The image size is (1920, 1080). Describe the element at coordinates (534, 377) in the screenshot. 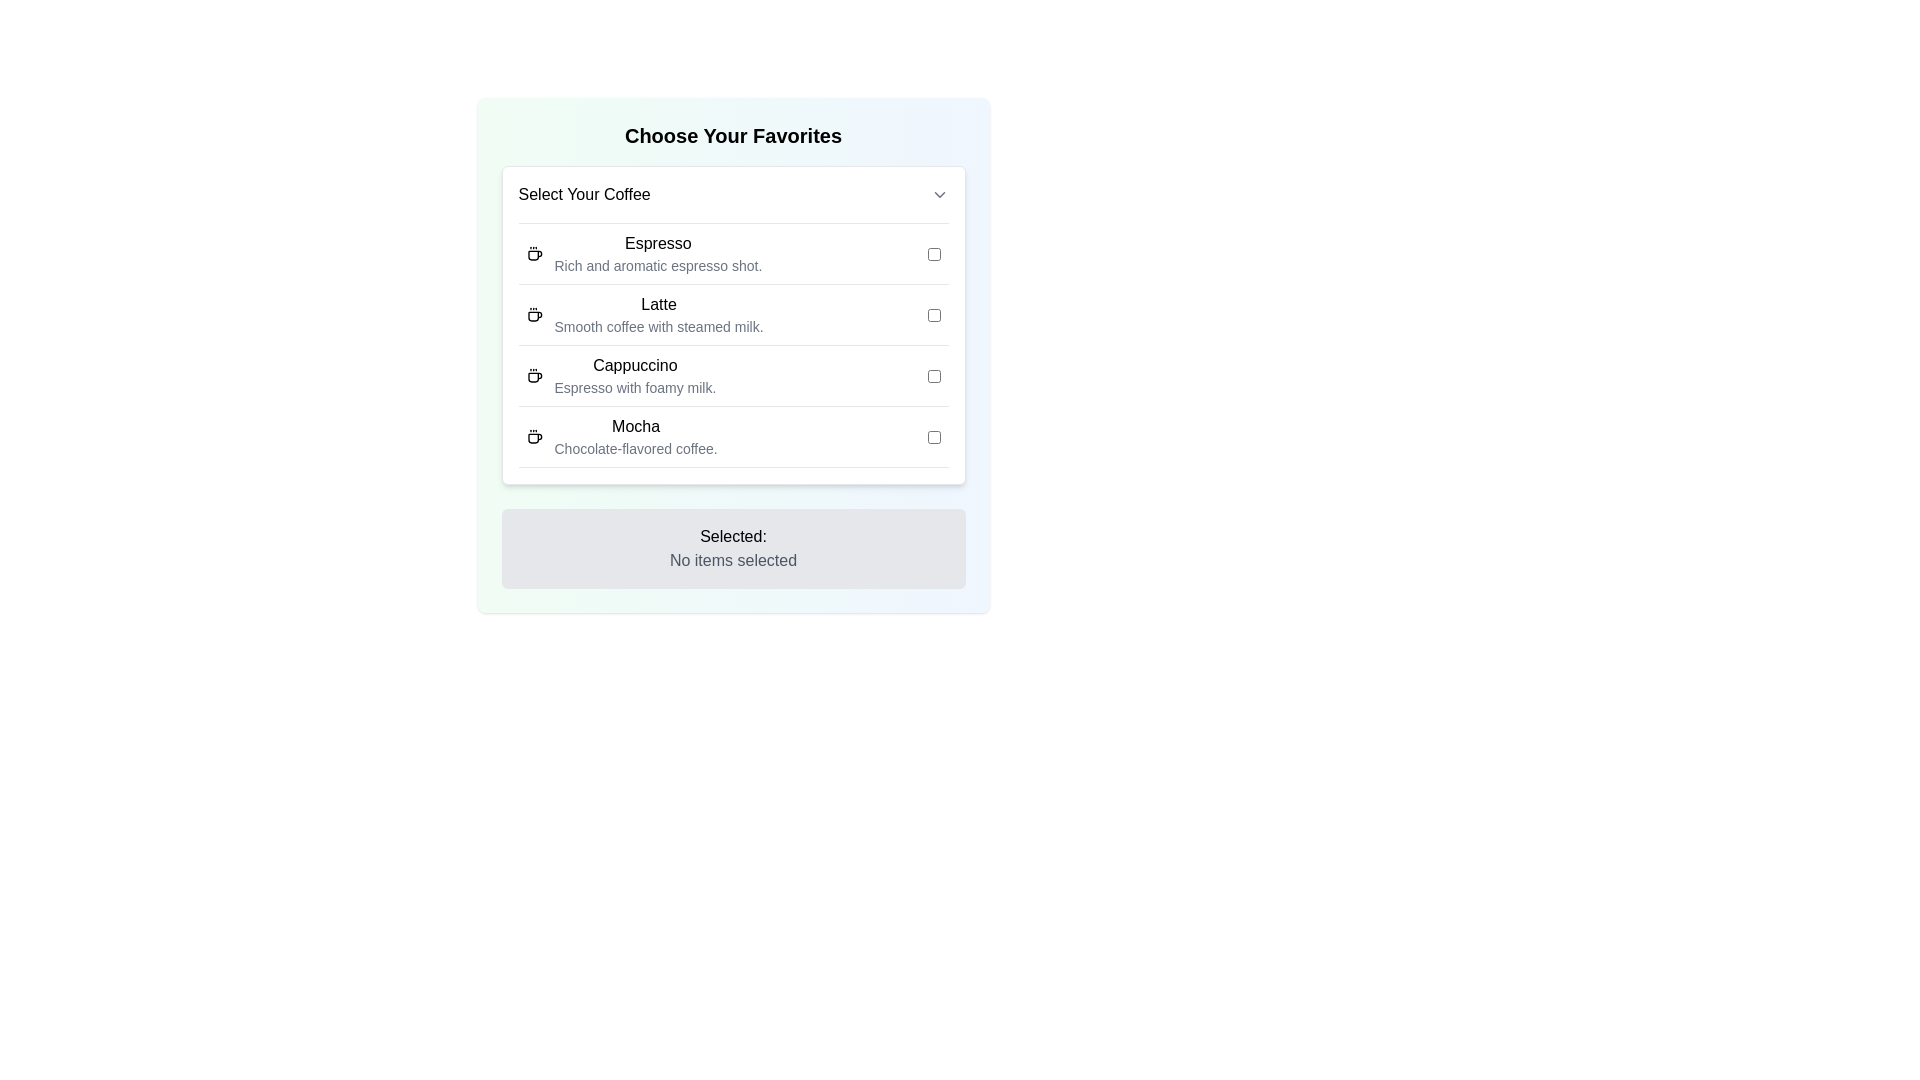

I see `the coffee cup icon within the SVG group that represents the Cappuccino option in the coffee selection interface` at that location.